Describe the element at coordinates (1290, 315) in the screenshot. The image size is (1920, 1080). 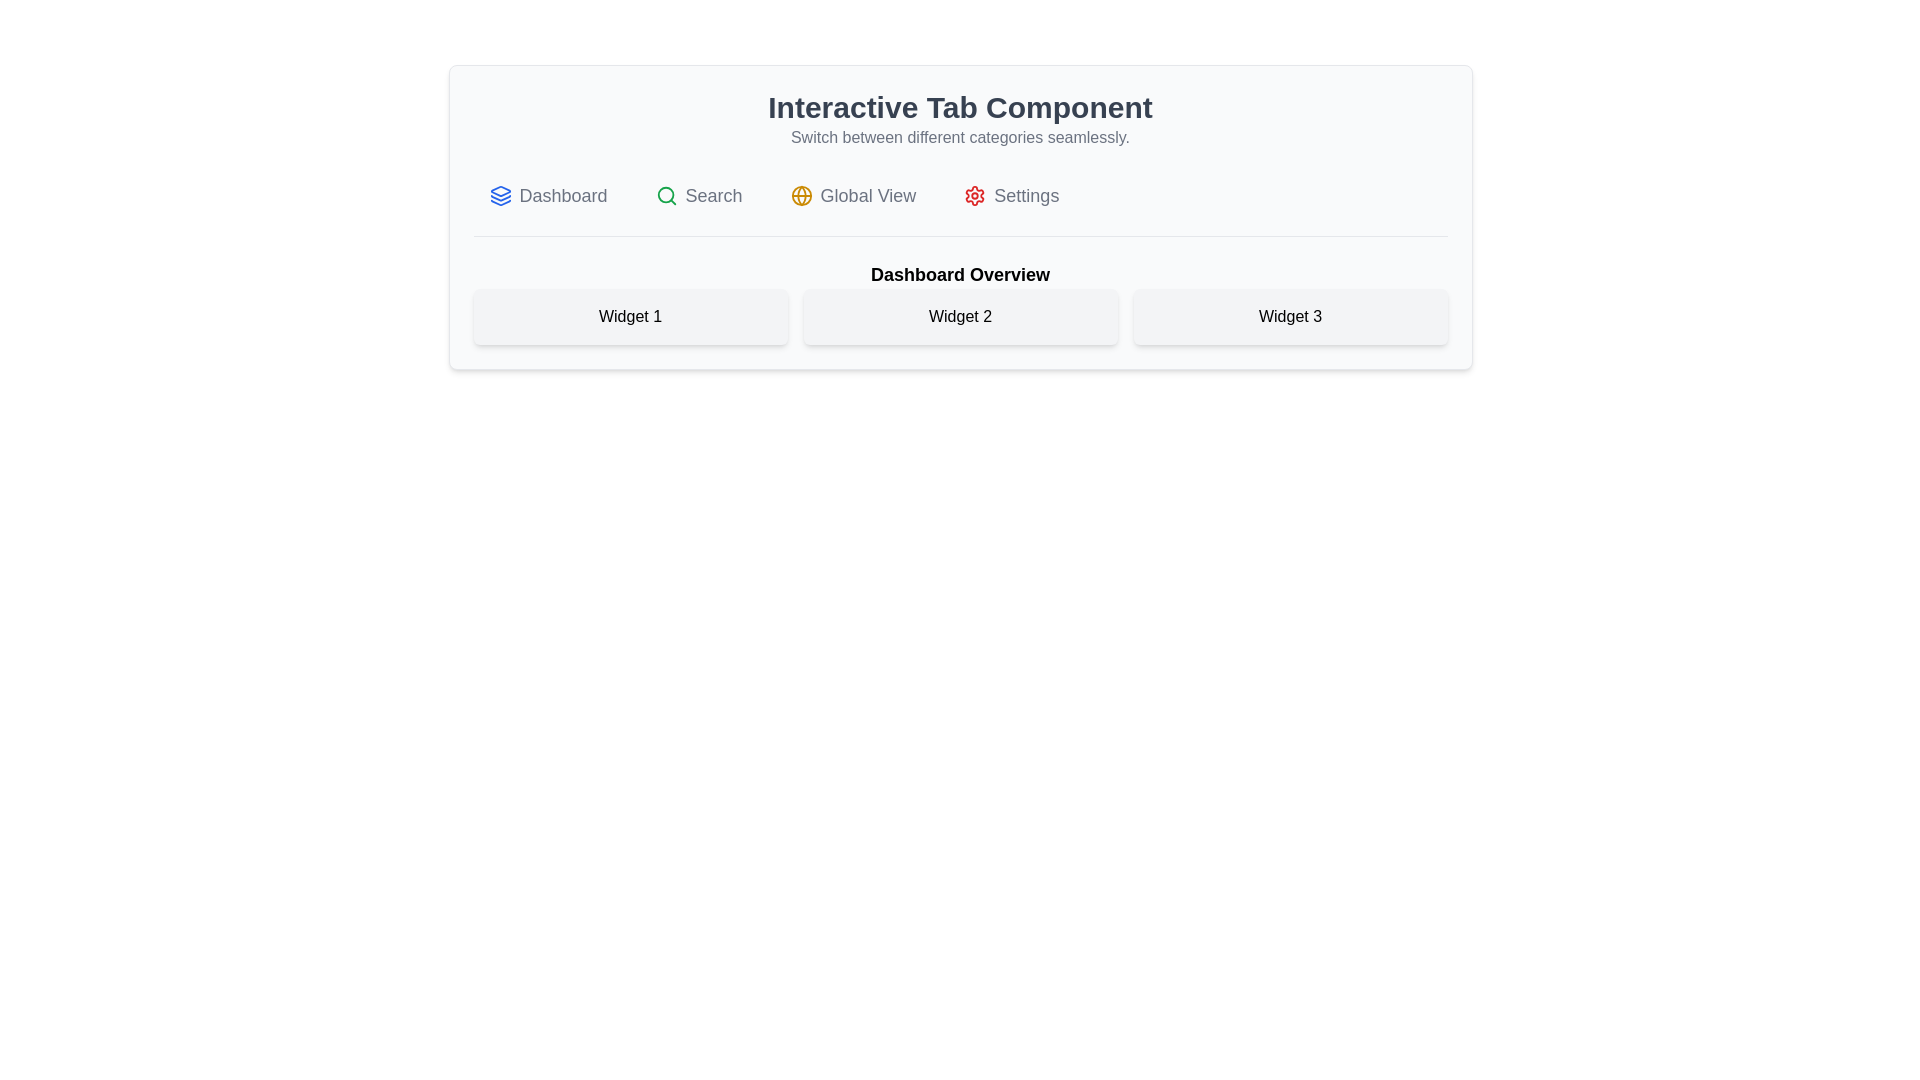
I see `the static display component labeled 'Widget 3', which is the third widget in a row of three with rounded corners and a light gray background` at that location.